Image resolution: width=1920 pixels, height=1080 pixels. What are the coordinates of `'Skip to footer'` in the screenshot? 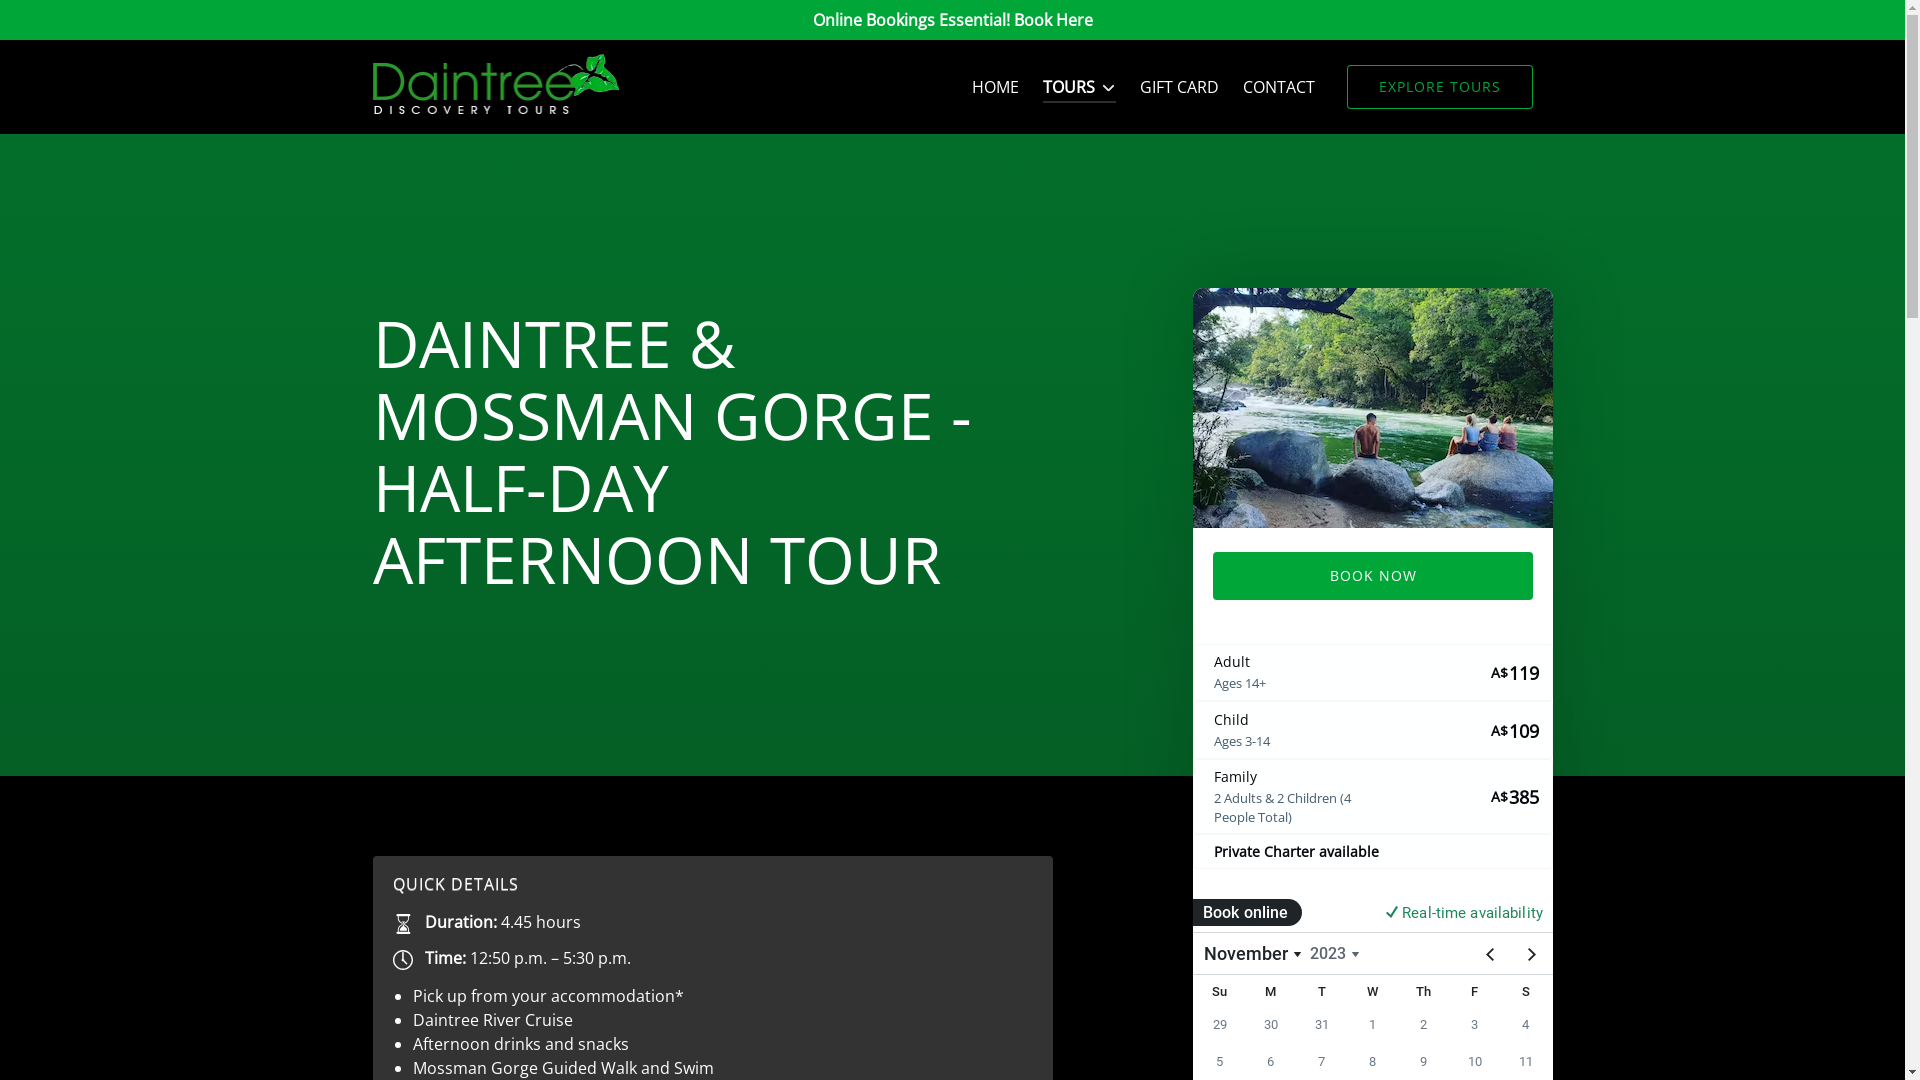 It's located at (9, 22).